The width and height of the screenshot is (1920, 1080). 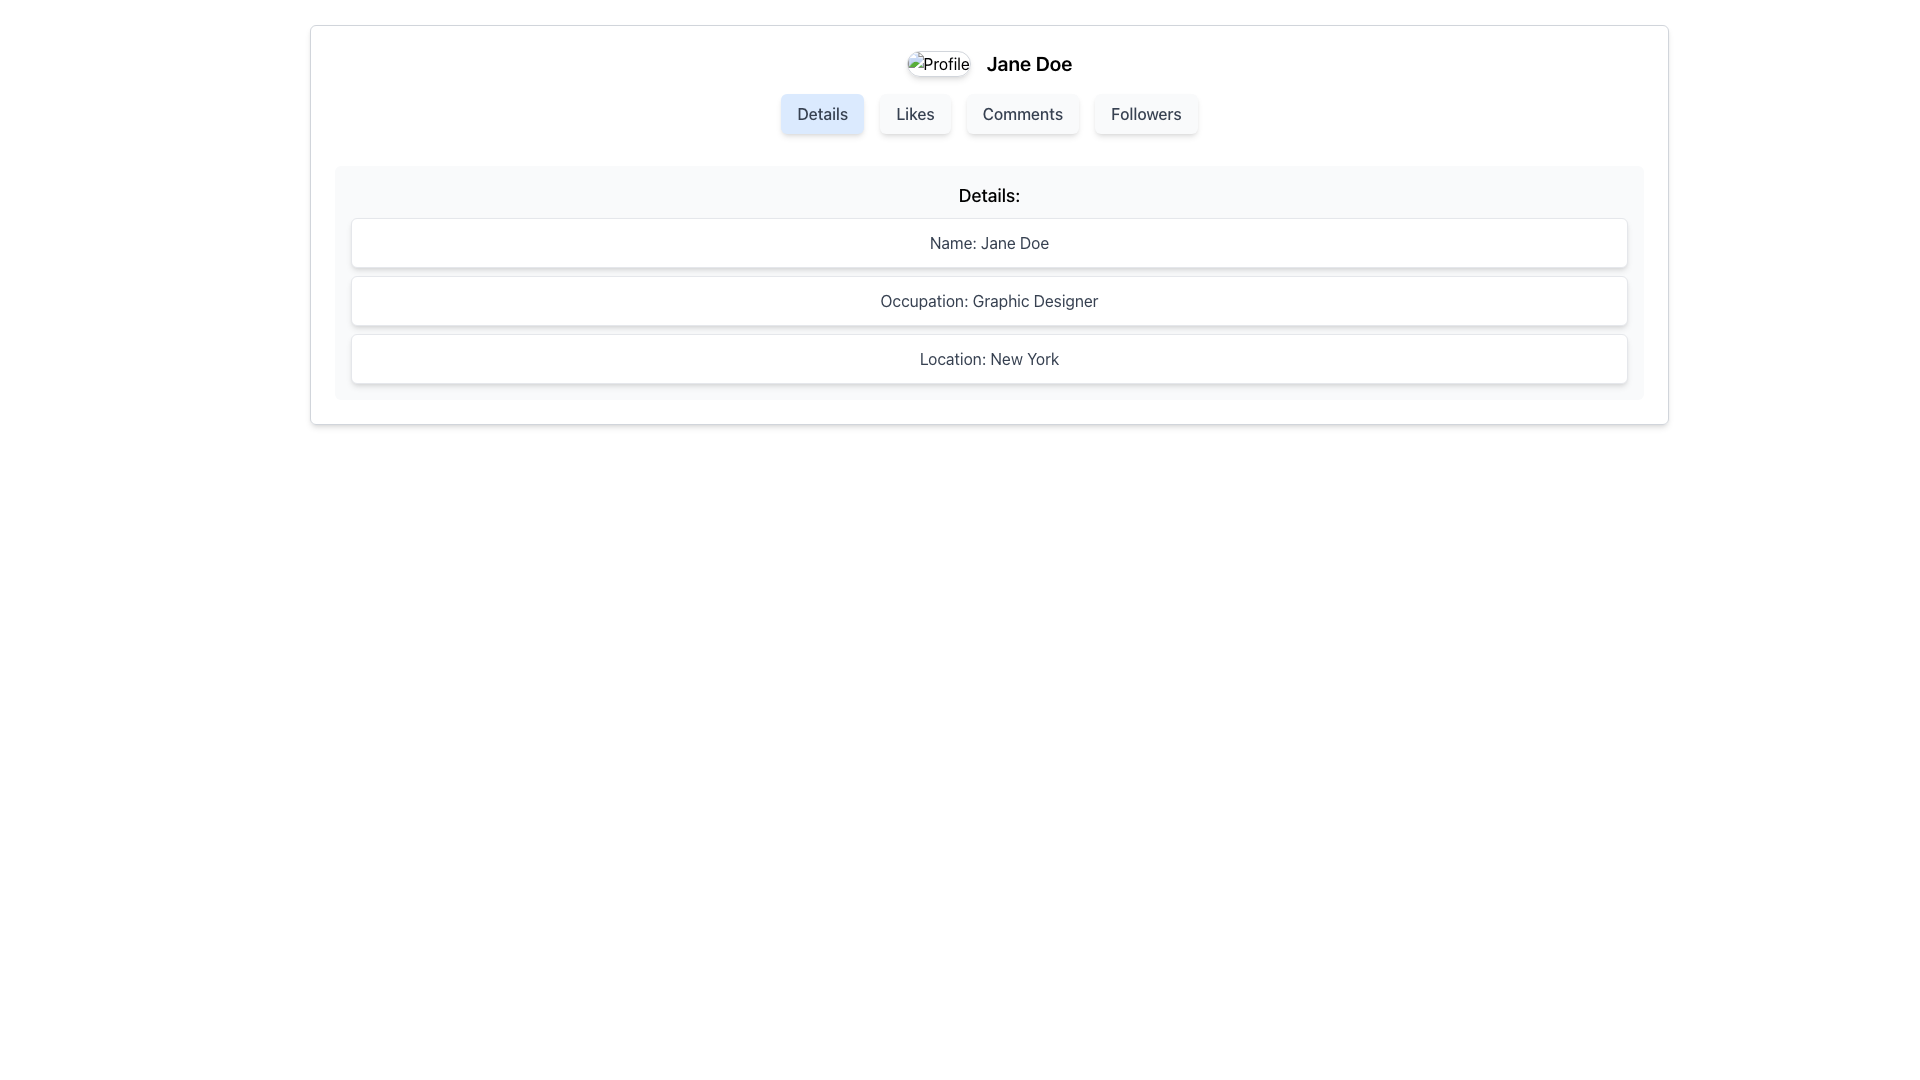 What do you see at coordinates (989, 114) in the screenshot?
I see `the 'Comments' tab on the Tab Navigation Bar located below the heading 'Jane Doe'` at bounding box center [989, 114].